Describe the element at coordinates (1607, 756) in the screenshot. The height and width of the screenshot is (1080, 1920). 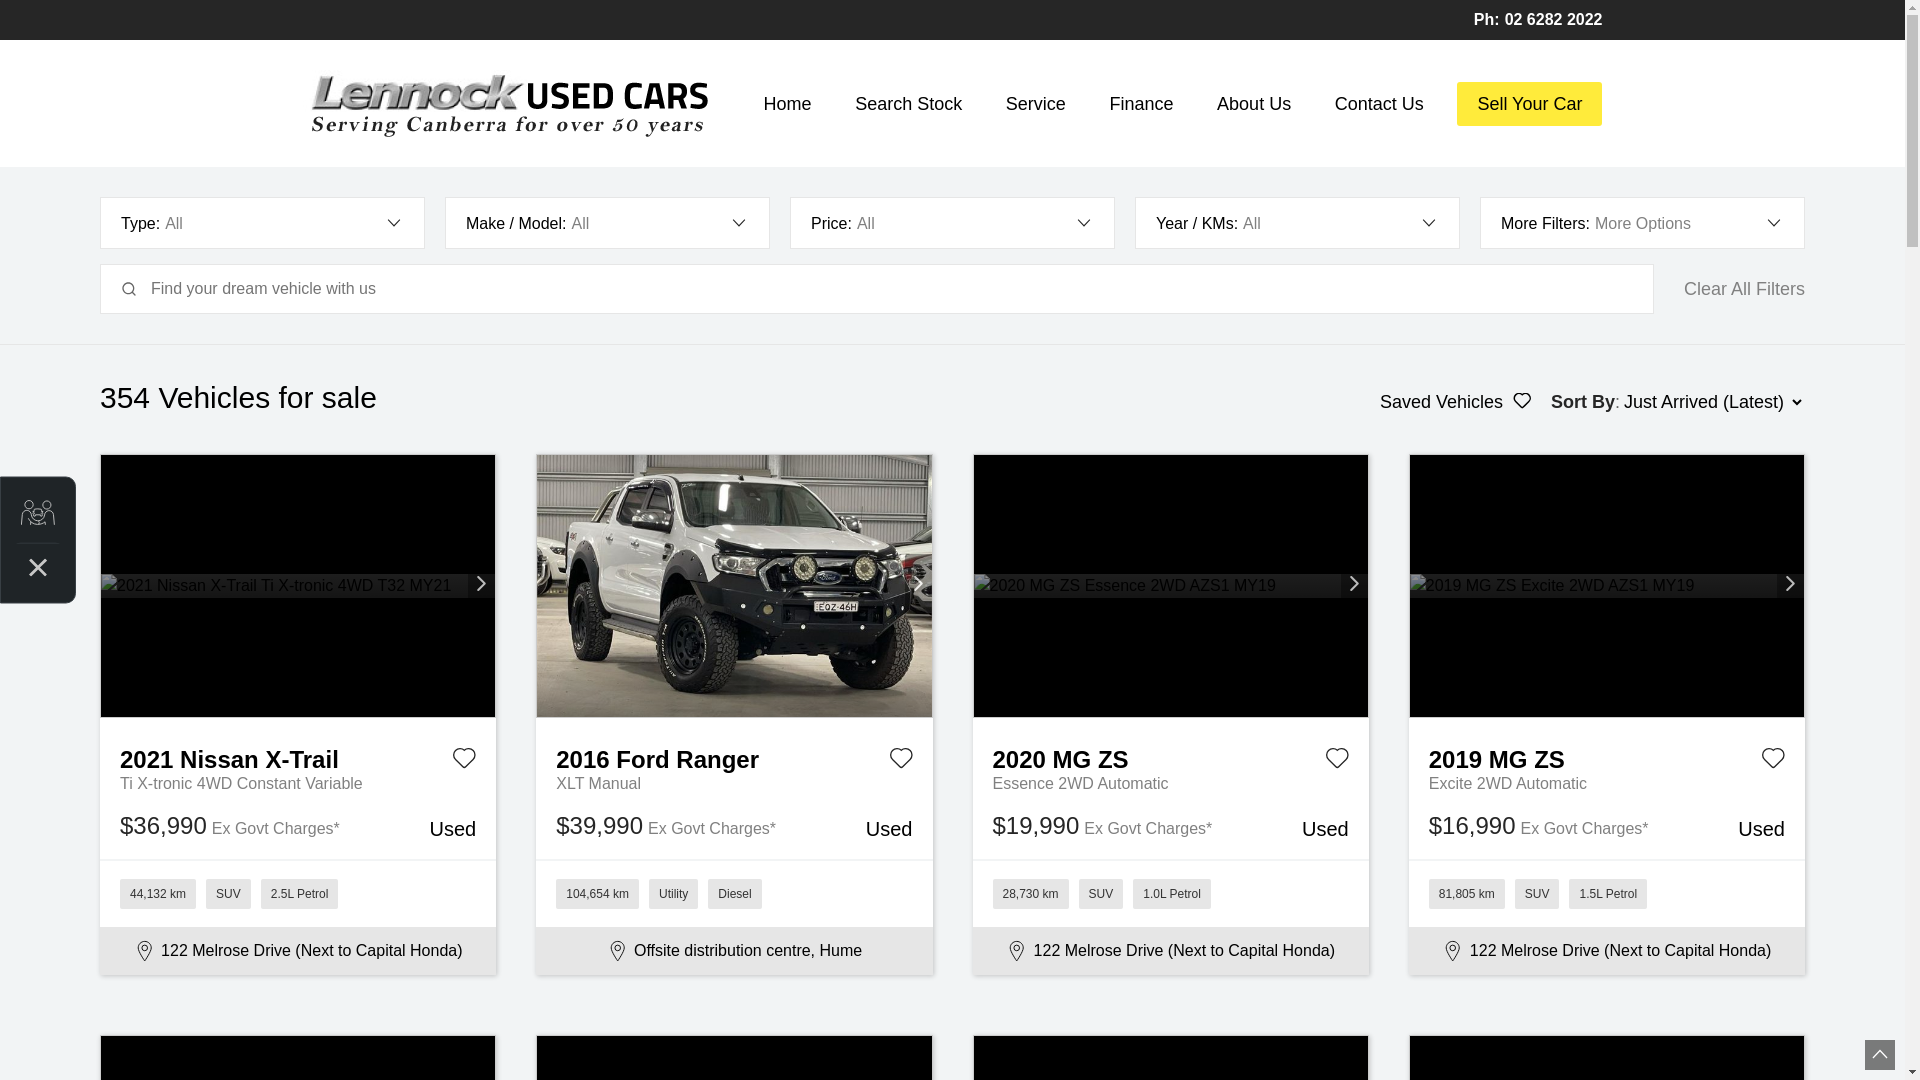
I see `'2019 MG ZS` at that location.